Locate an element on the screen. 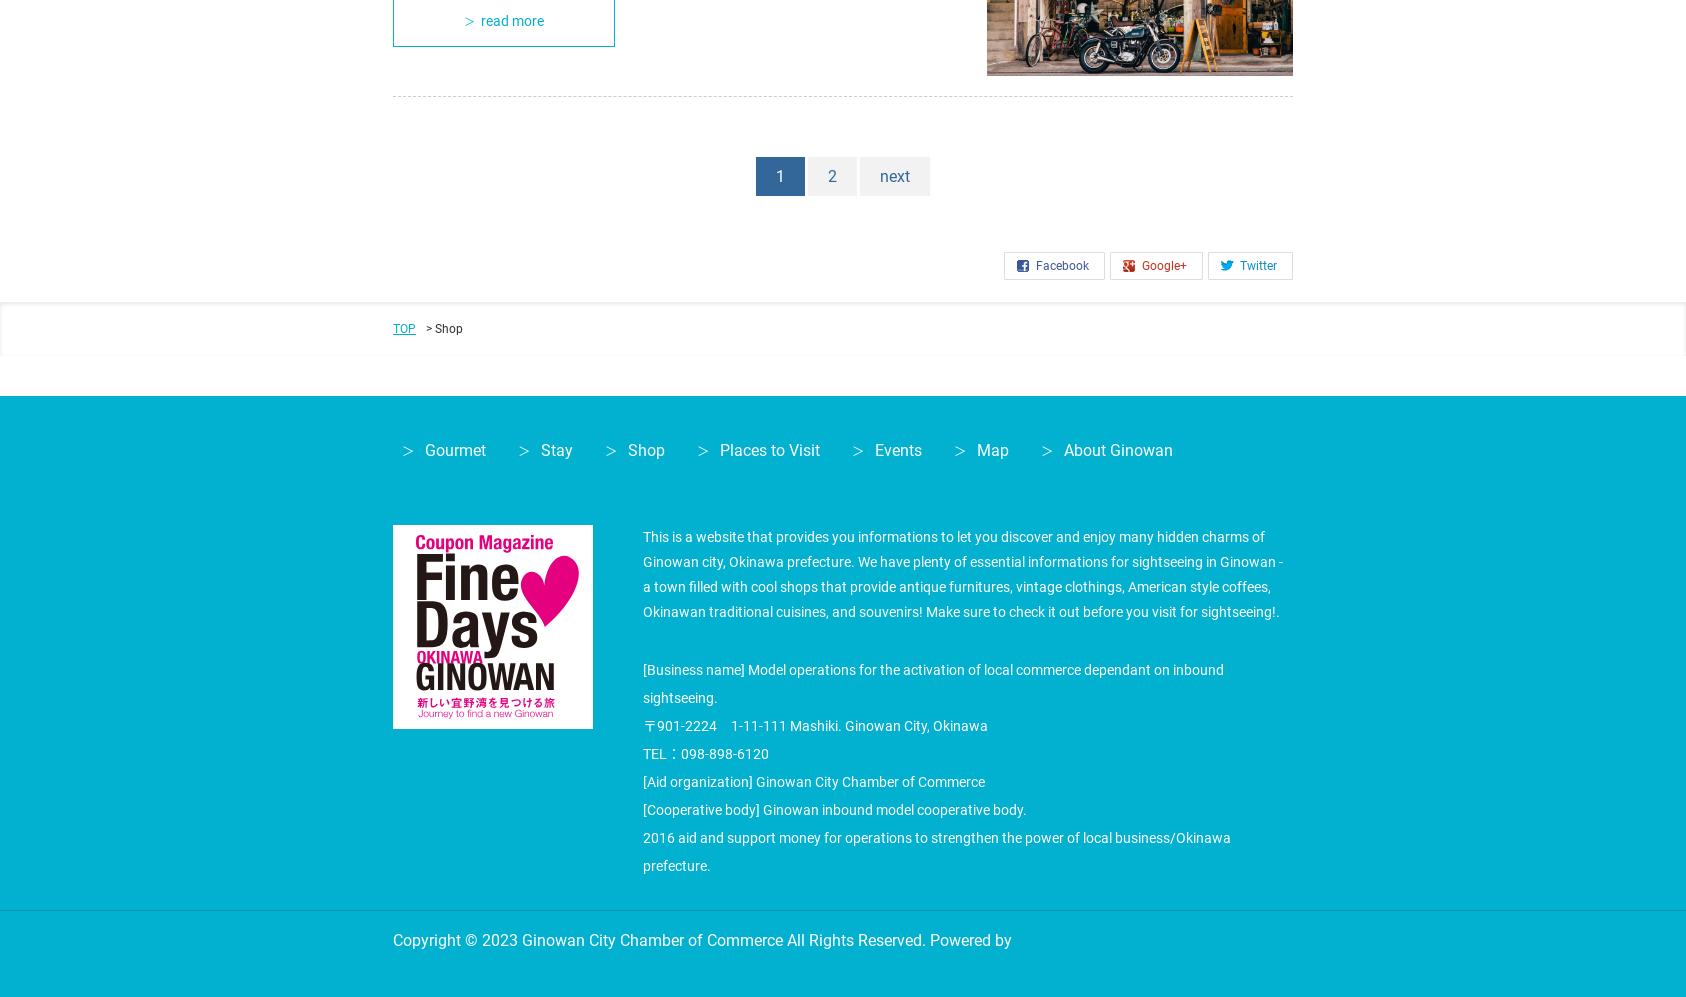 The width and height of the screenshot is (1686, 997). 'read more' is located at coordinates (511, 20).